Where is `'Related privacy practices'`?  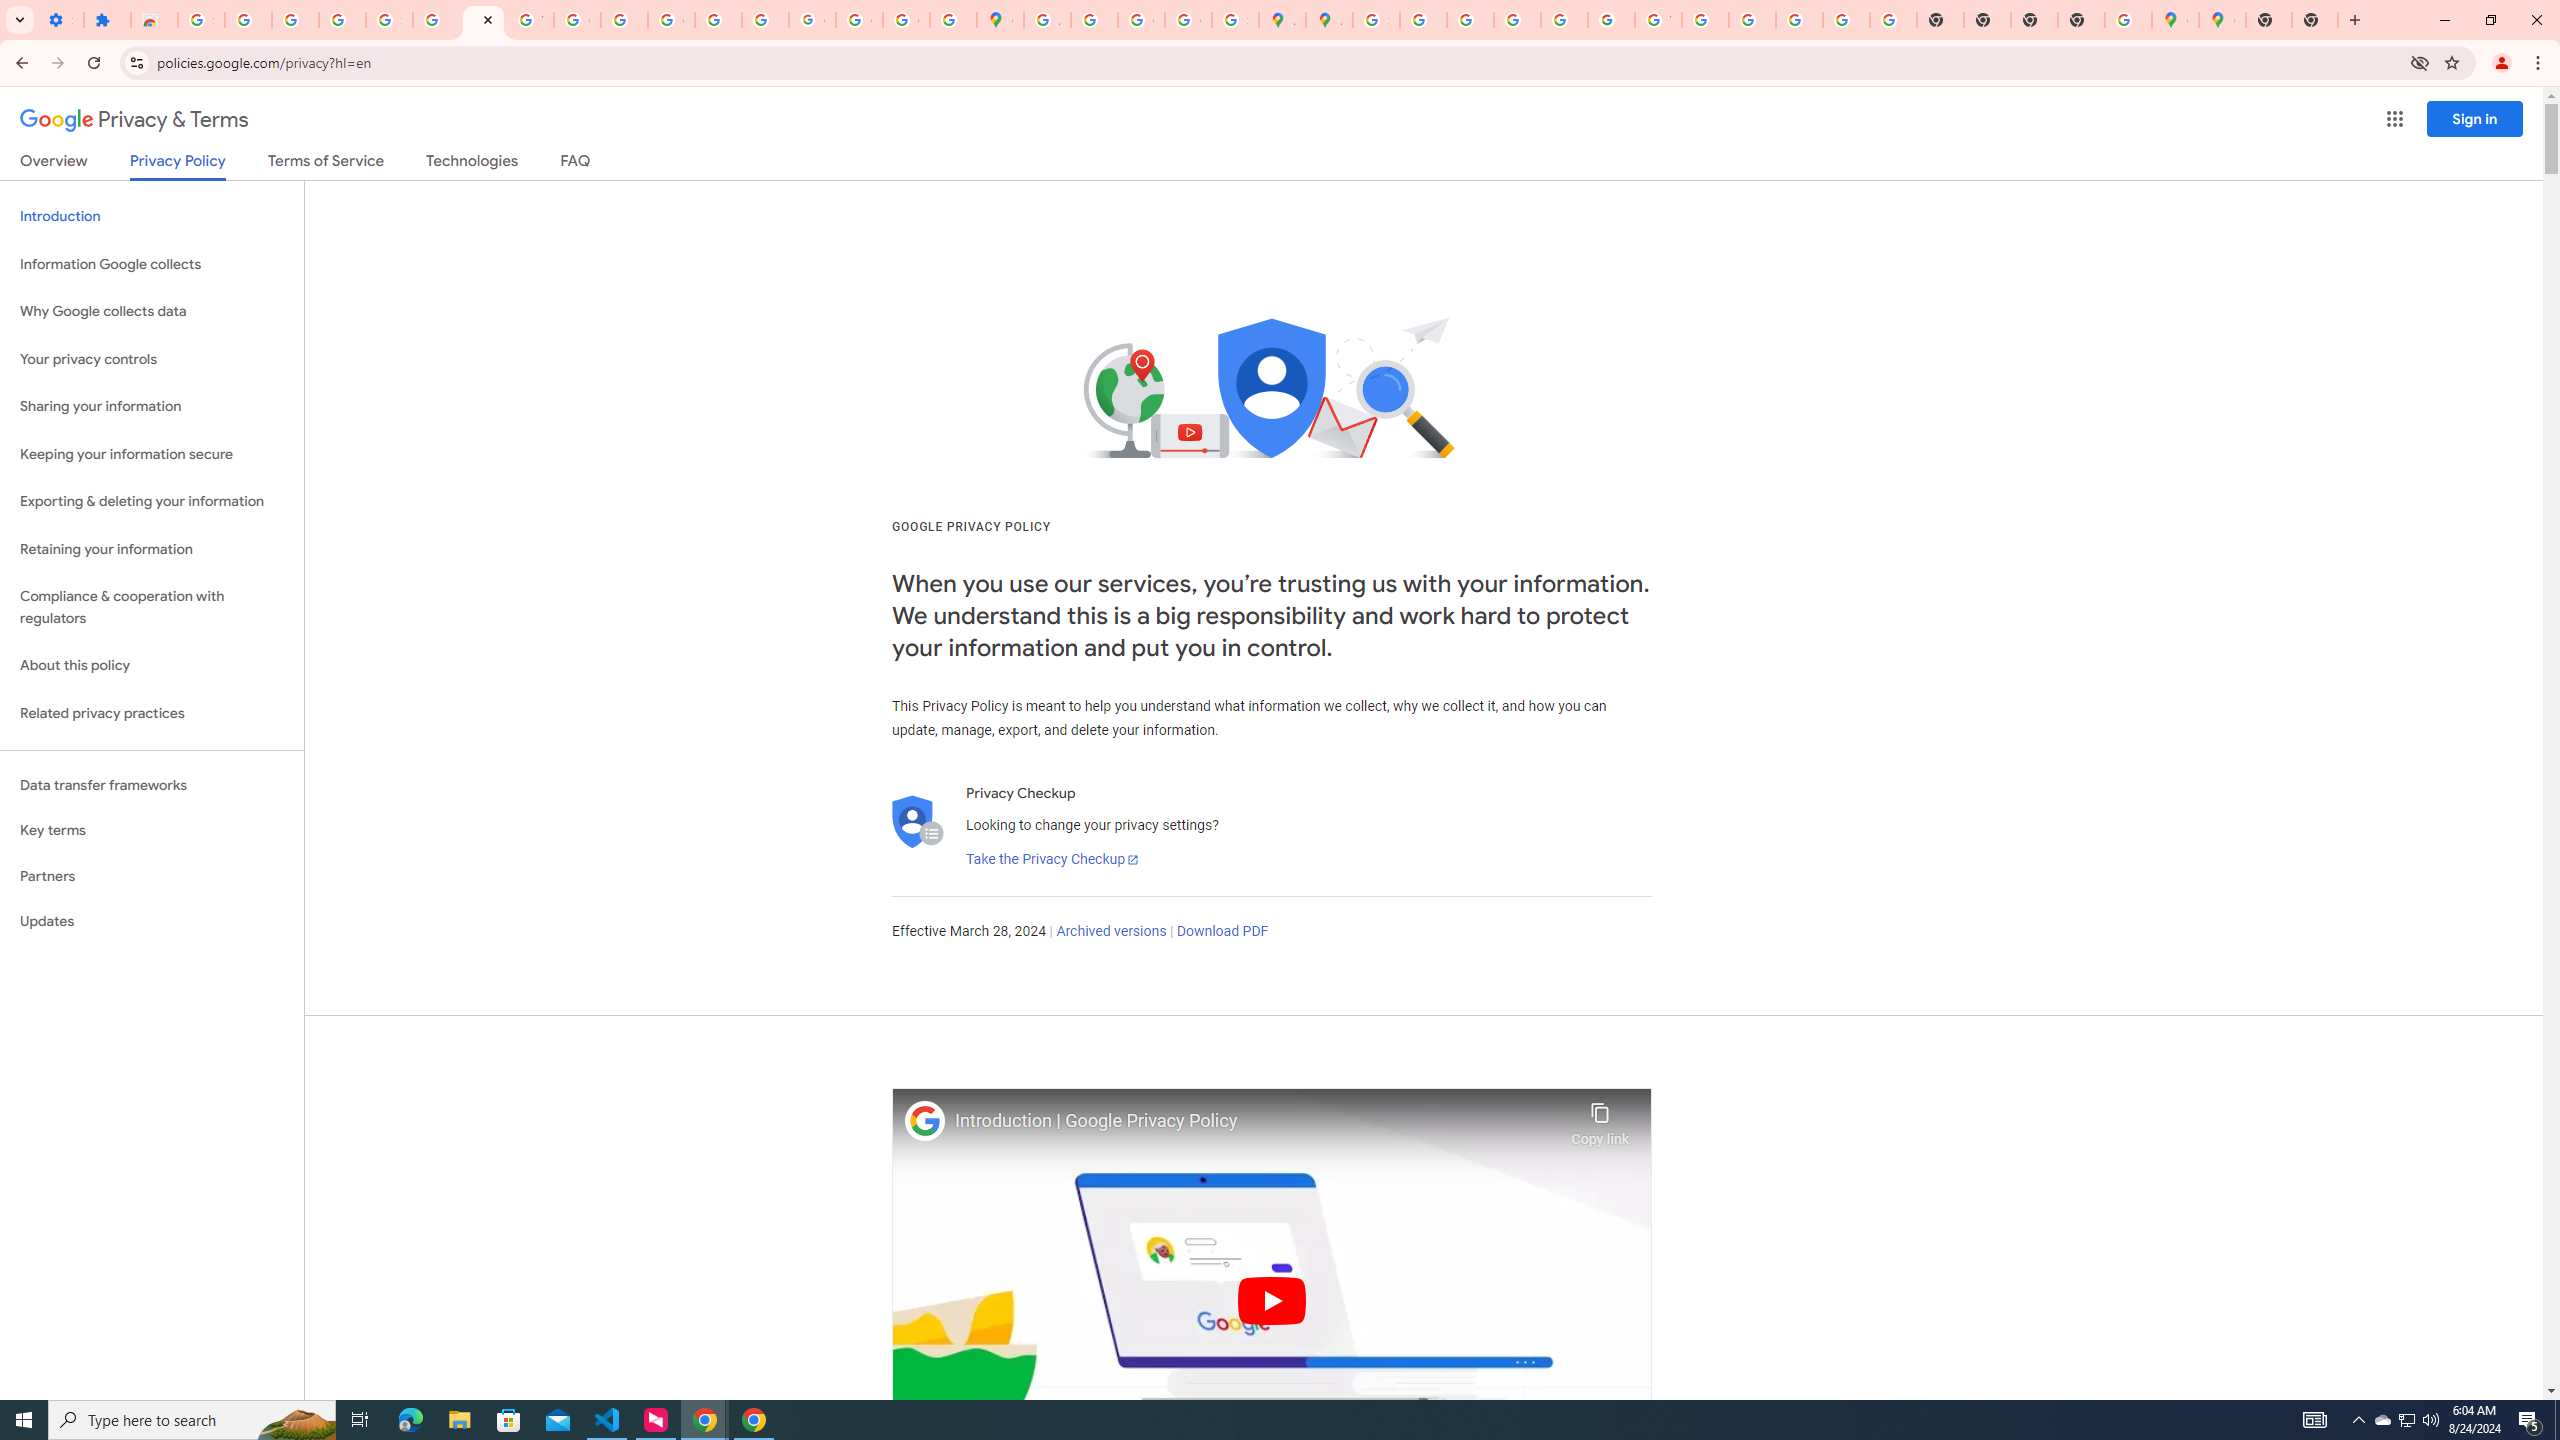 'Related privacy practices' is located at coordinates (151, 712).